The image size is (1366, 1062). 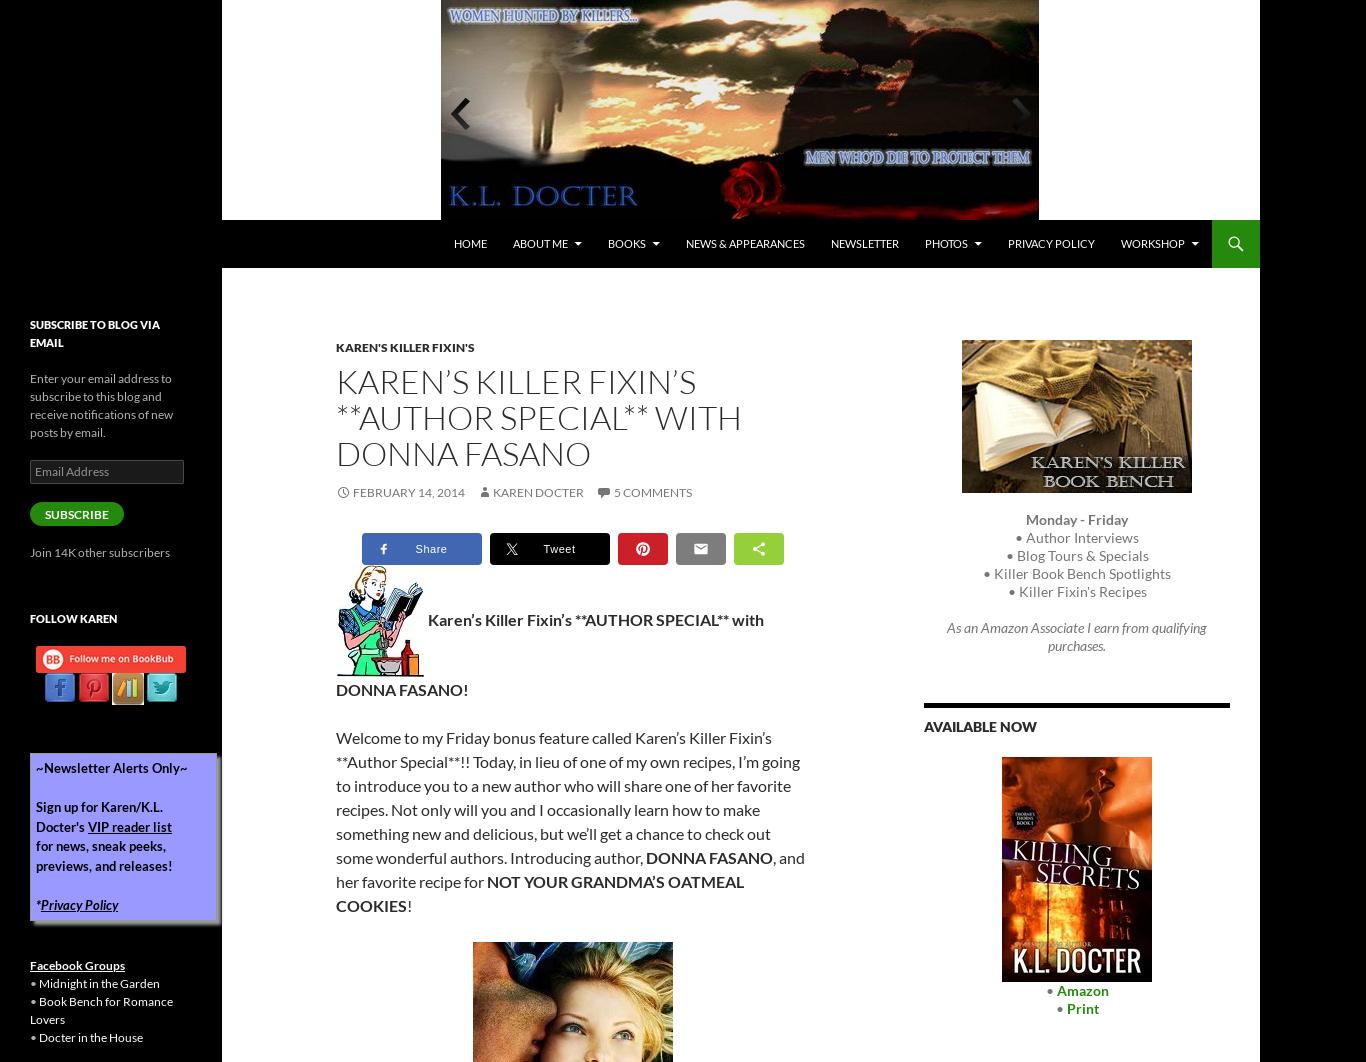 I want to click on 'Join 14K other subscribers', so click(x=99, y=552).